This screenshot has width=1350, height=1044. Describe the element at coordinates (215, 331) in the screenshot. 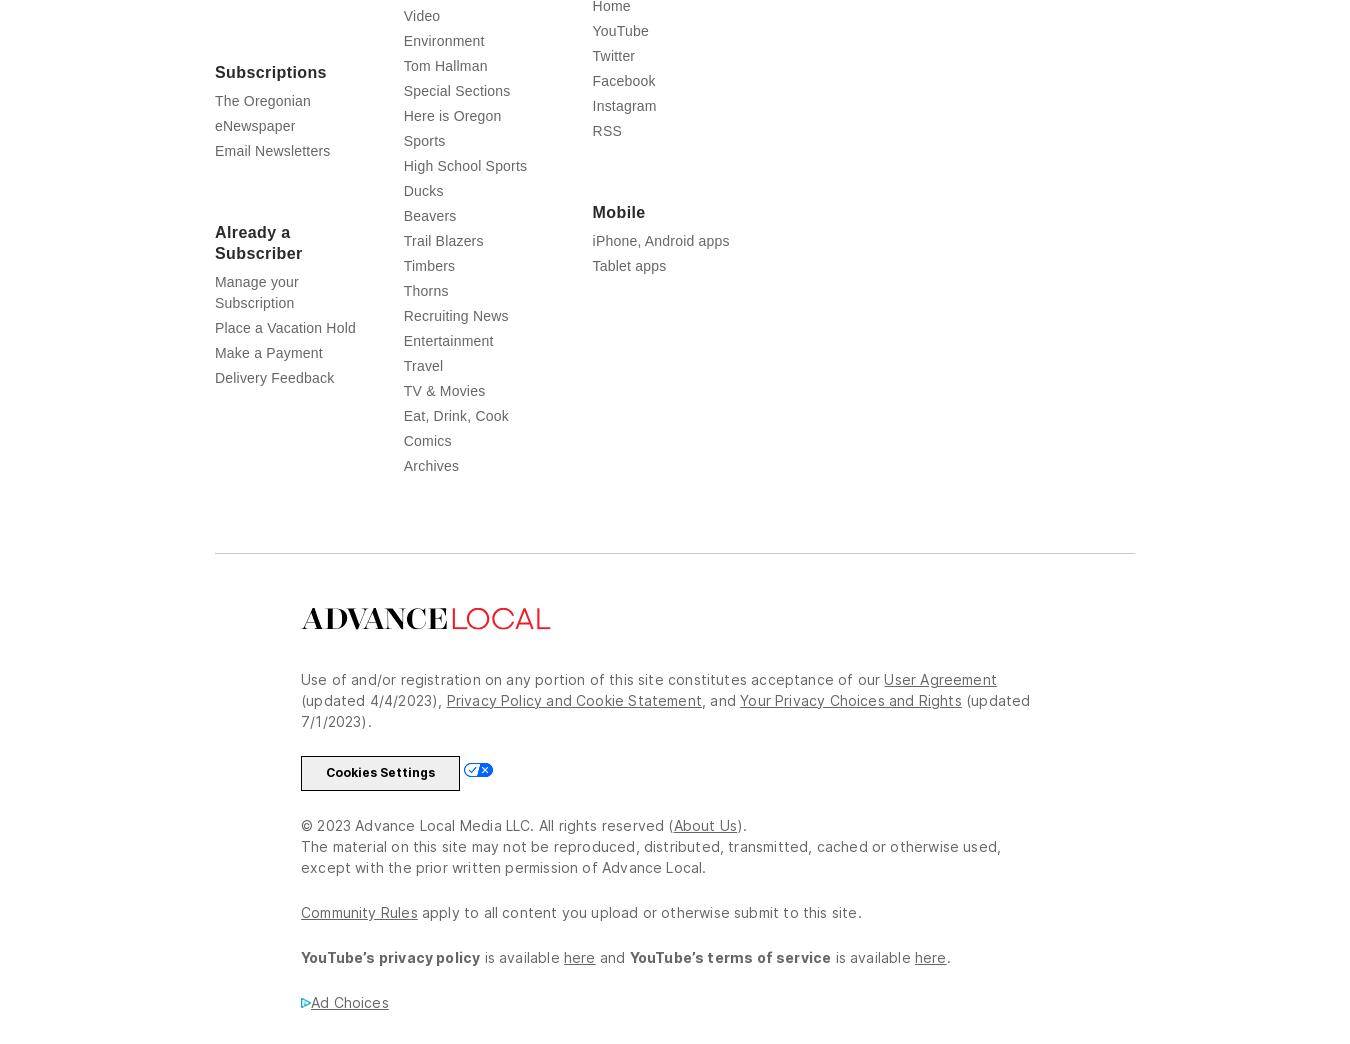

I see `'Manage your Subscription'` at that location.